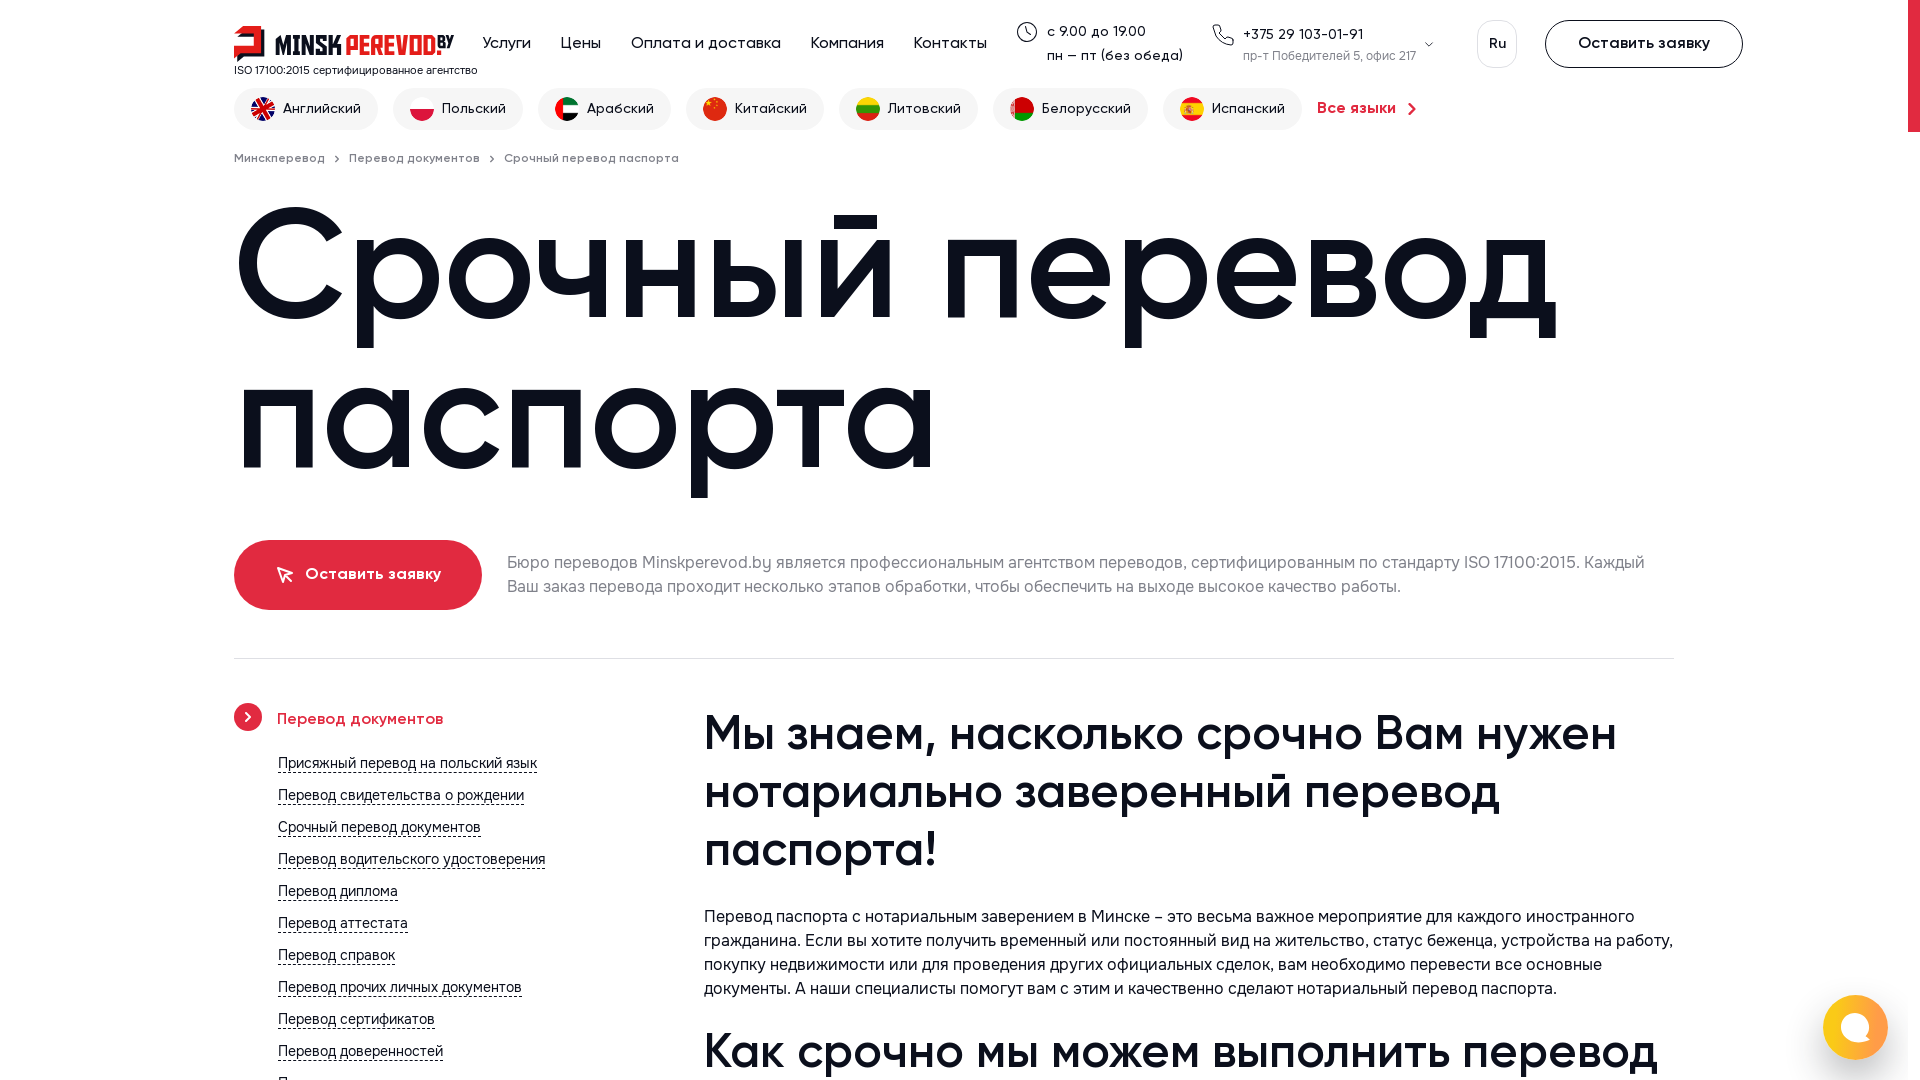  I want to click on '+375 29 103-01-91', so click(1302, 34).